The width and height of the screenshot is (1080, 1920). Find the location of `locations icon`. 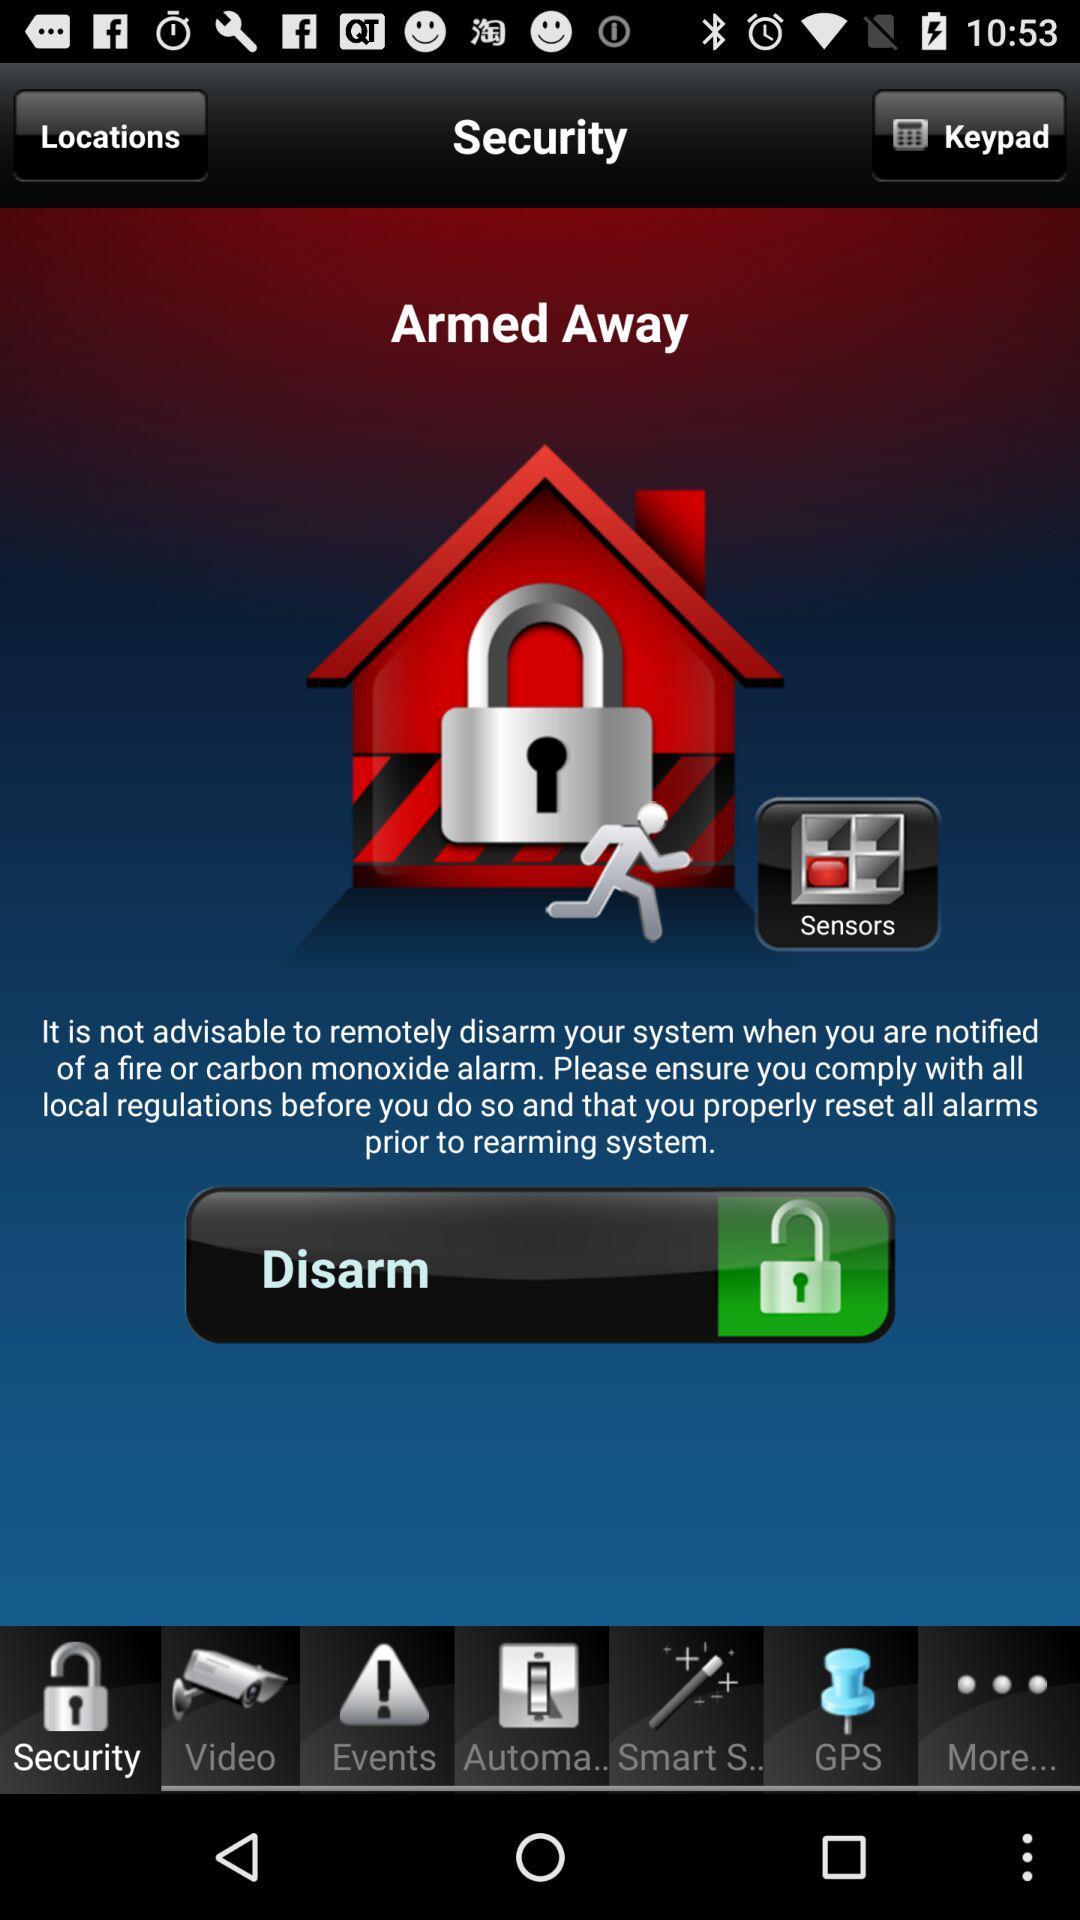

locations icon is located at coordinates (110, 134).